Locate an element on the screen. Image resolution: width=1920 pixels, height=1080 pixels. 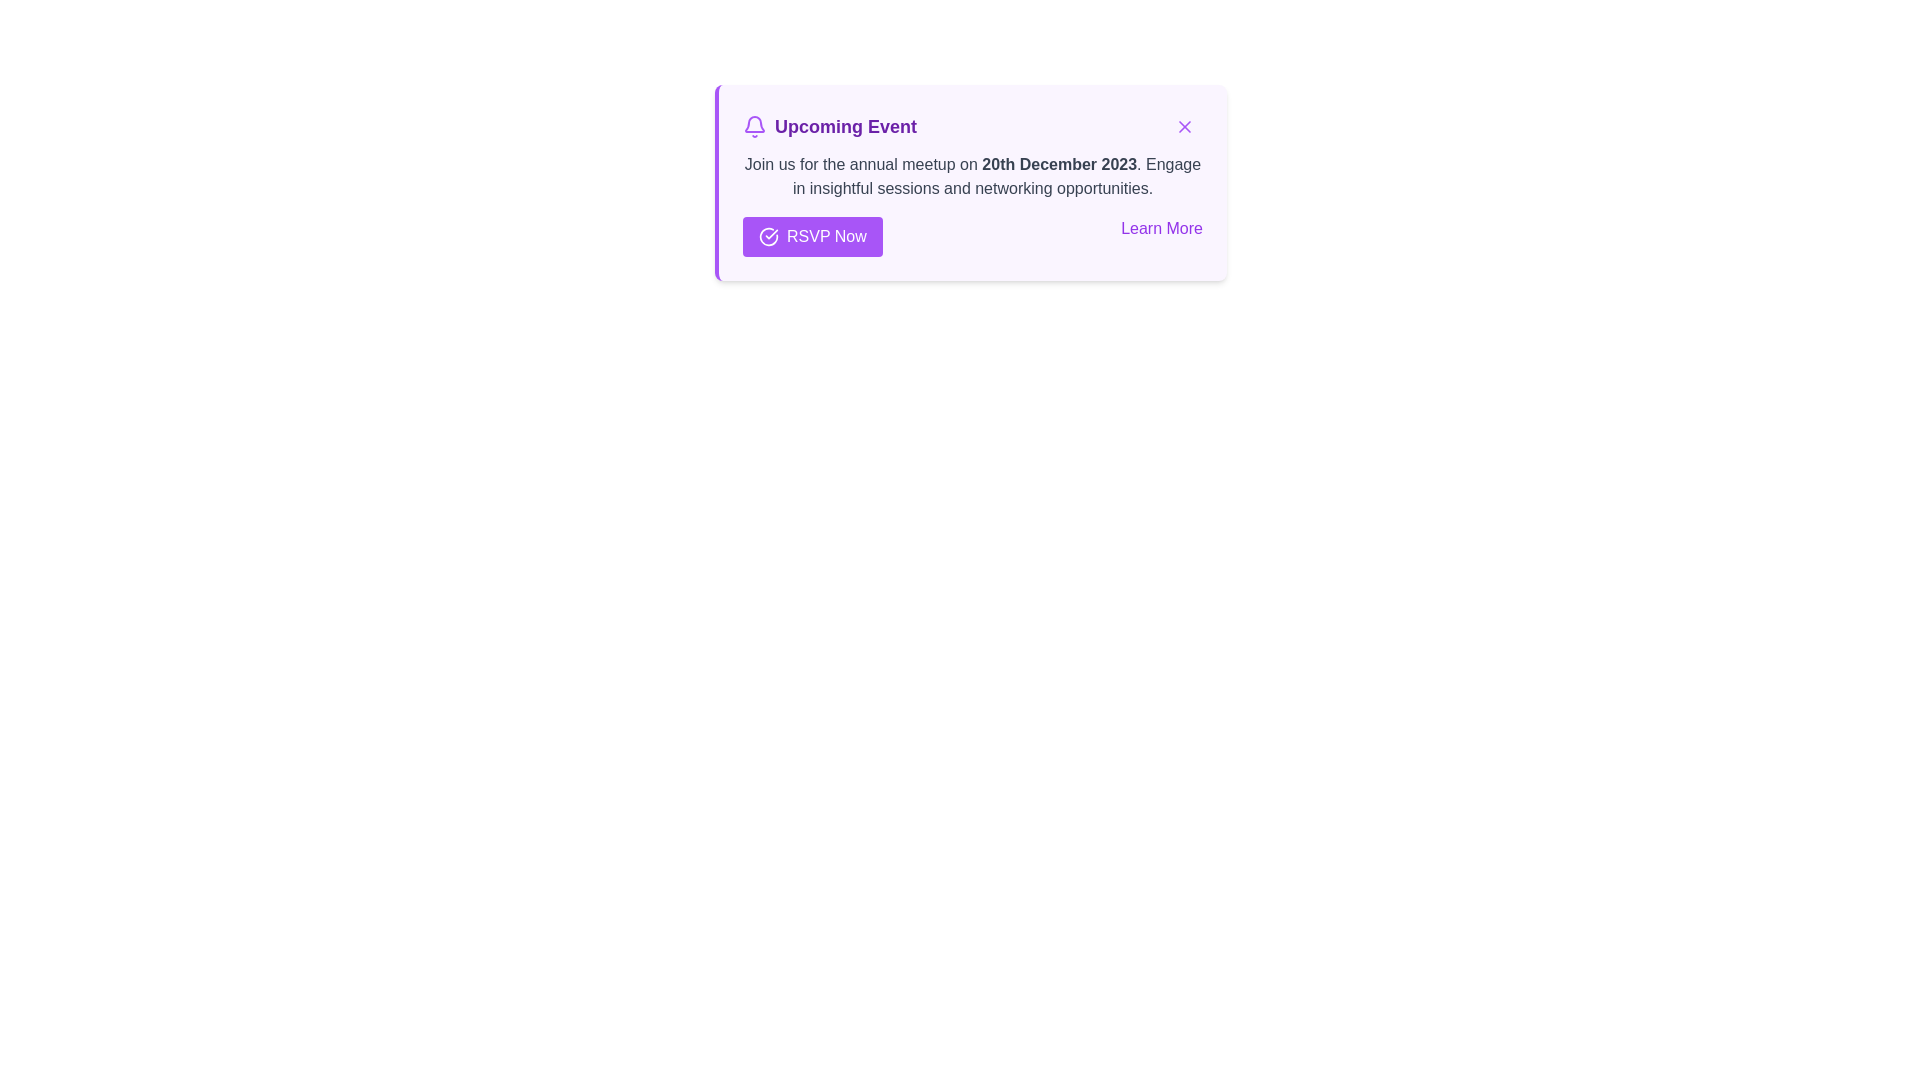
the circular purple icon with a white check mark, which is part of the 'RSVP Now' button located on the notification panel is located at coordinates (767, 235).